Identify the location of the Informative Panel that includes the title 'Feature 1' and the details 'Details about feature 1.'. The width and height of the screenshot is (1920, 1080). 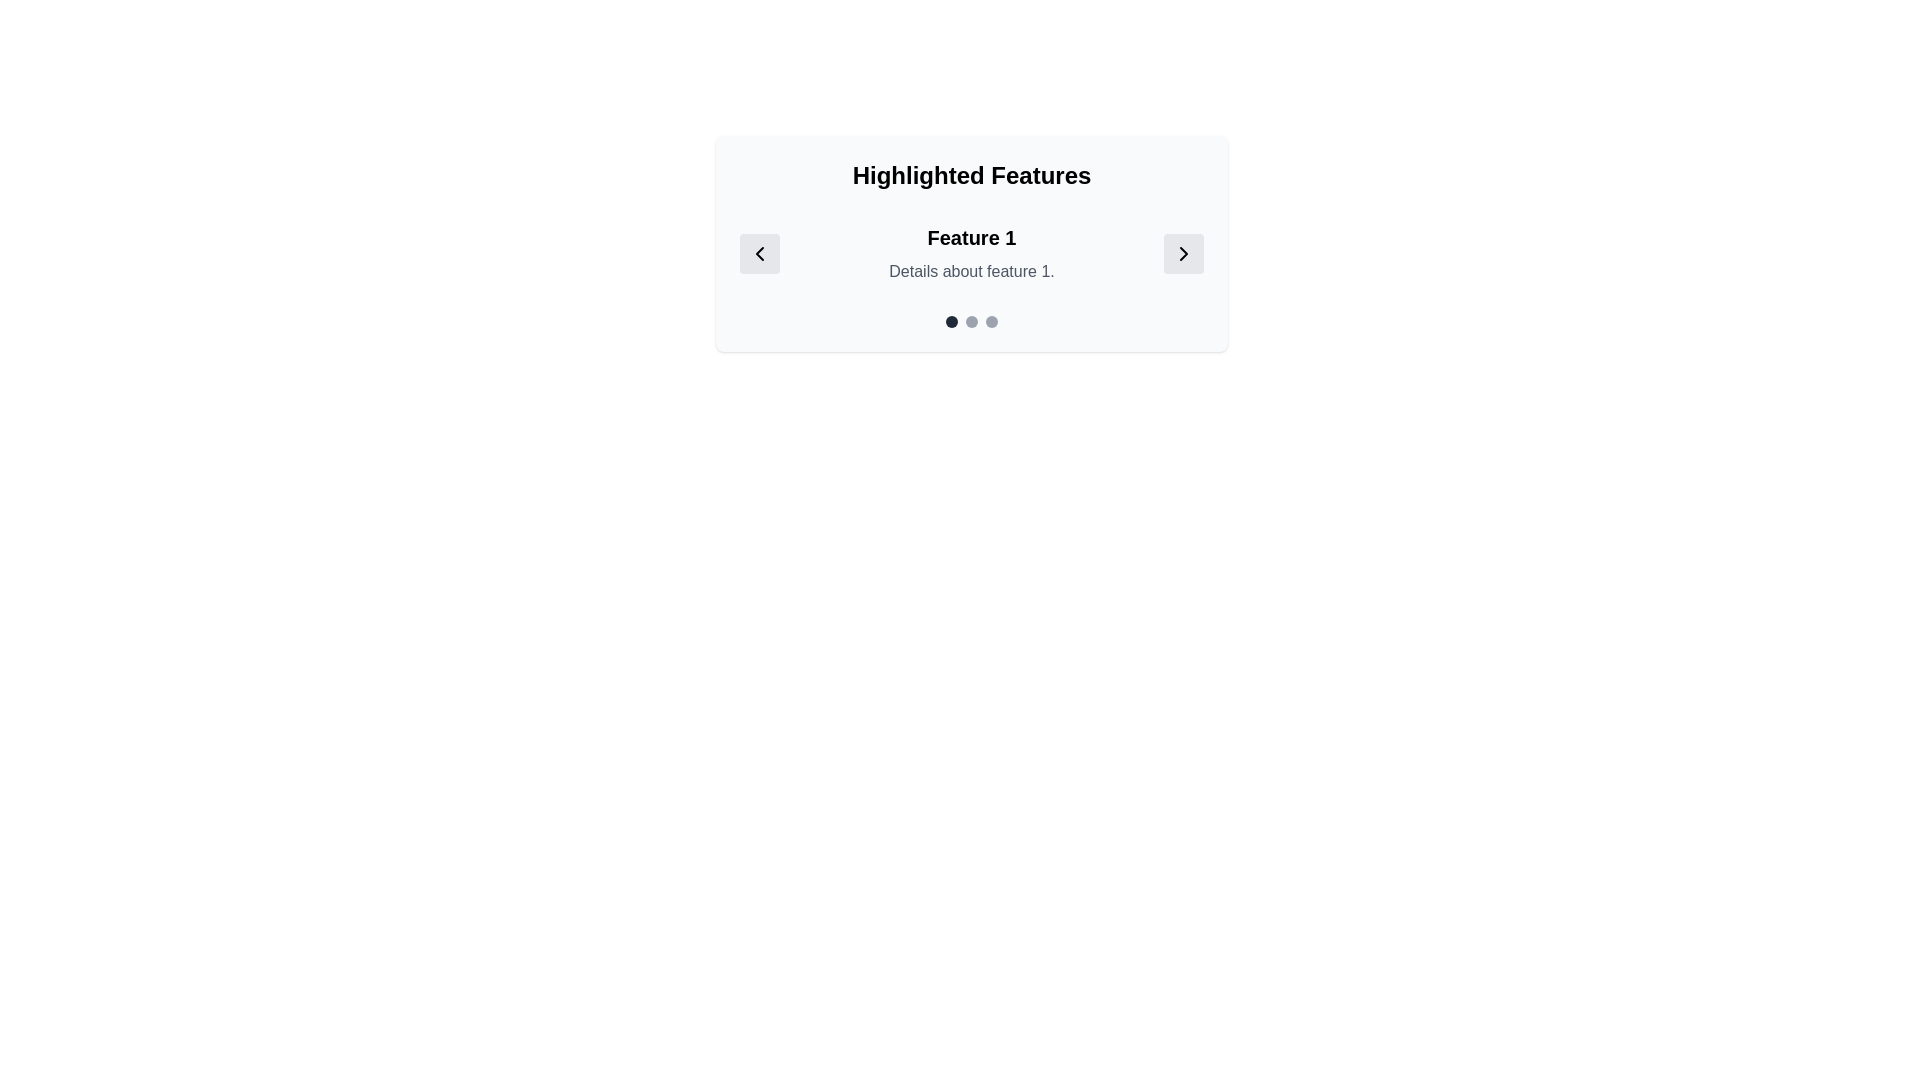
(971, 253).